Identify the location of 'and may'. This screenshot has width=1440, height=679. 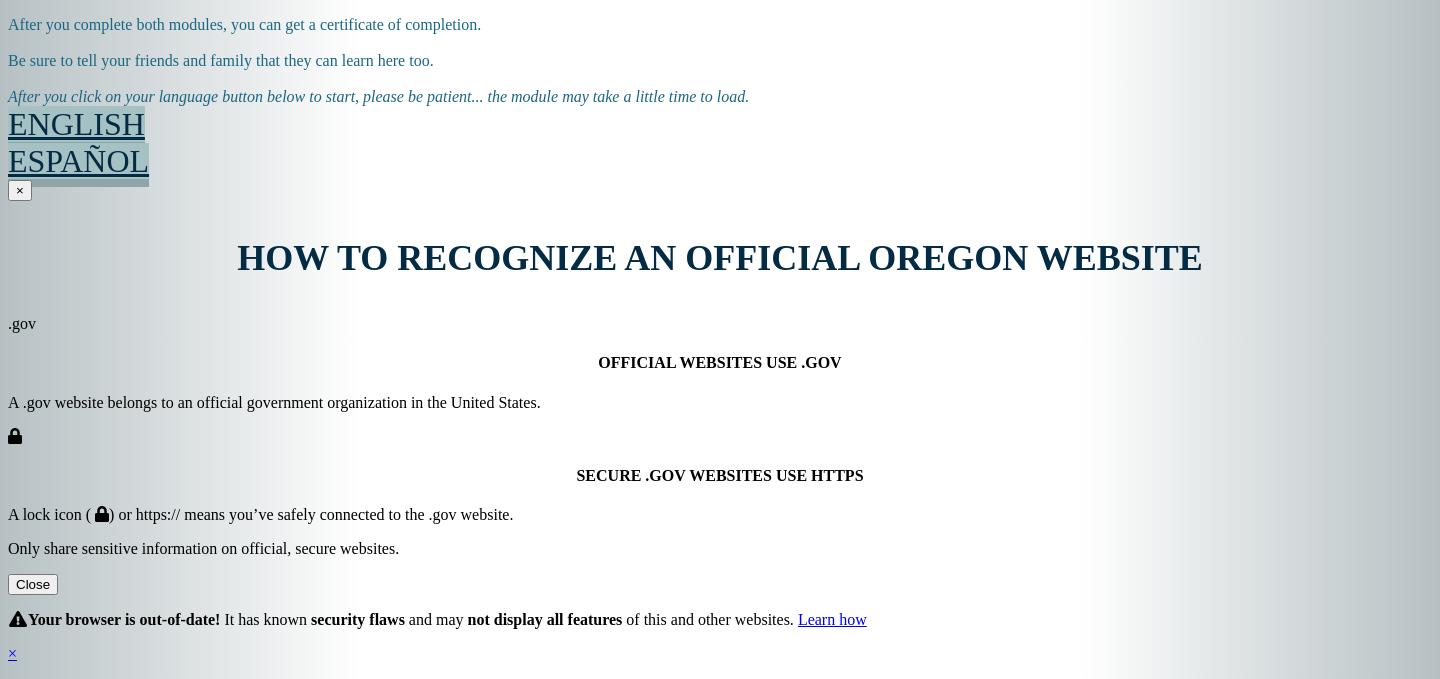
(435, 618).